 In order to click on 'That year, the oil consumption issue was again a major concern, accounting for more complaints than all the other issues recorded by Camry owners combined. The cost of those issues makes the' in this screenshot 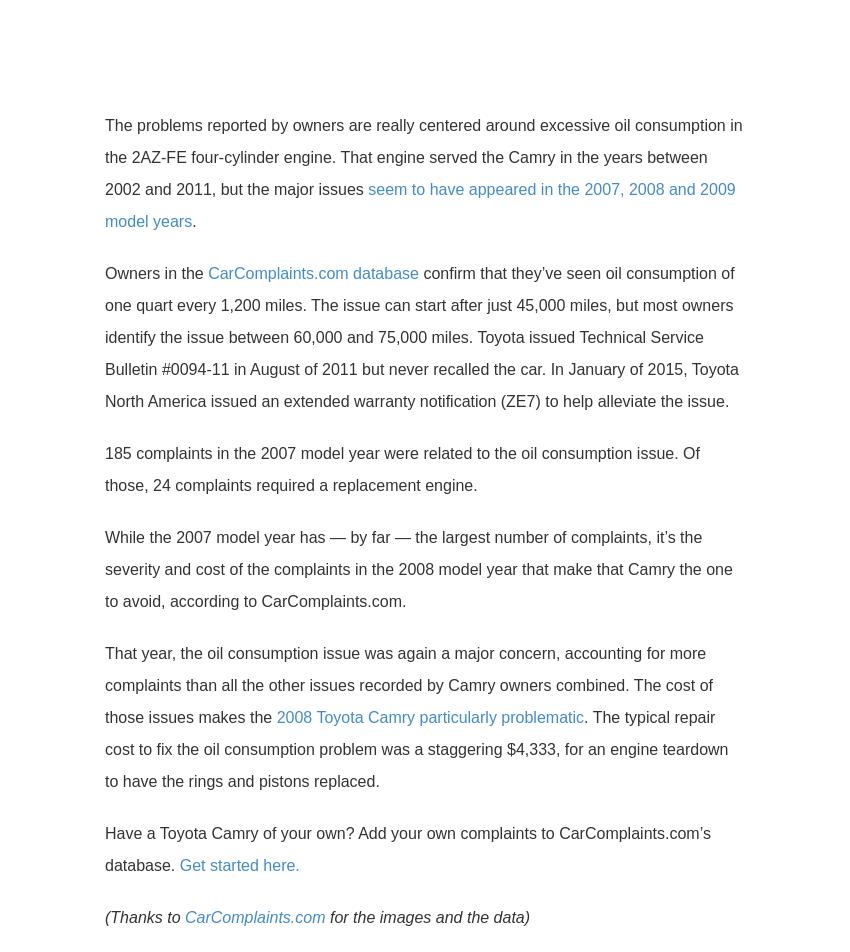, I will do `click(409, 685)`.